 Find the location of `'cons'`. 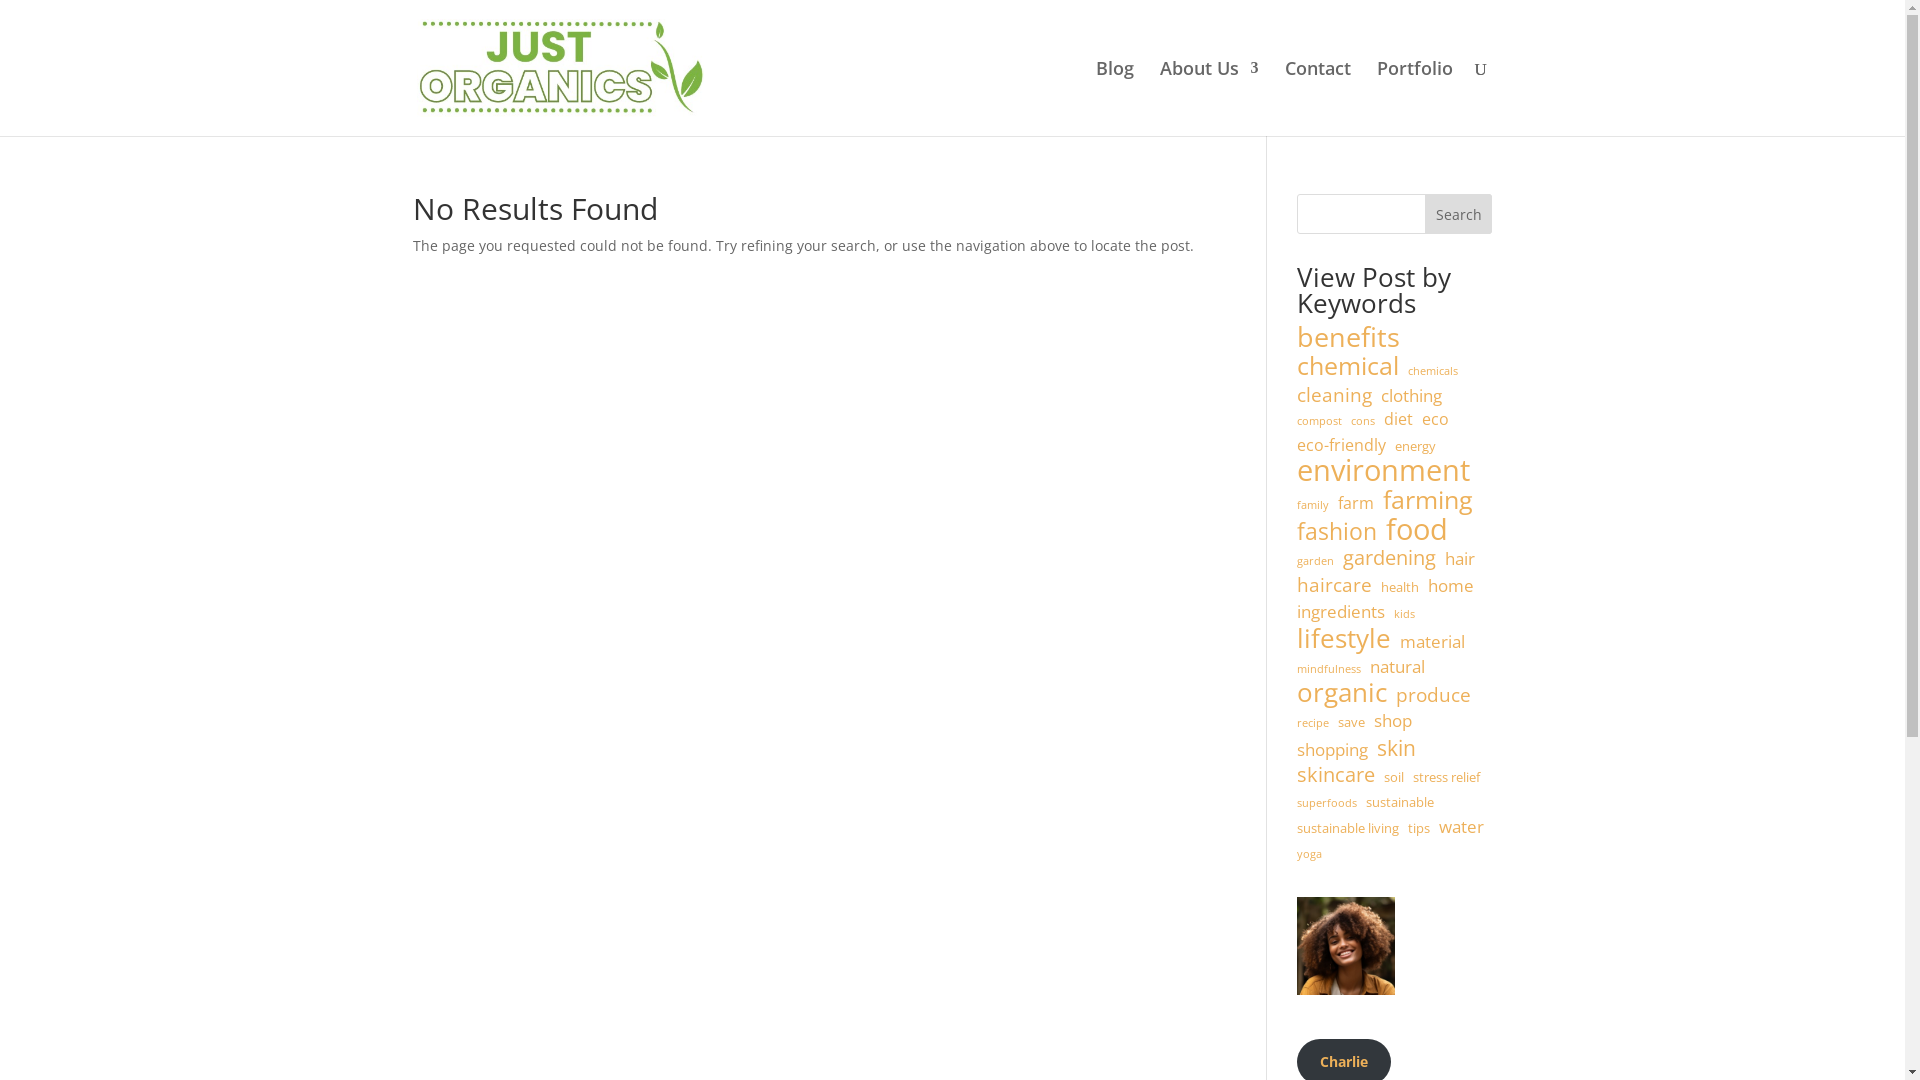

'cons' is located at coordinates (1362, 420).